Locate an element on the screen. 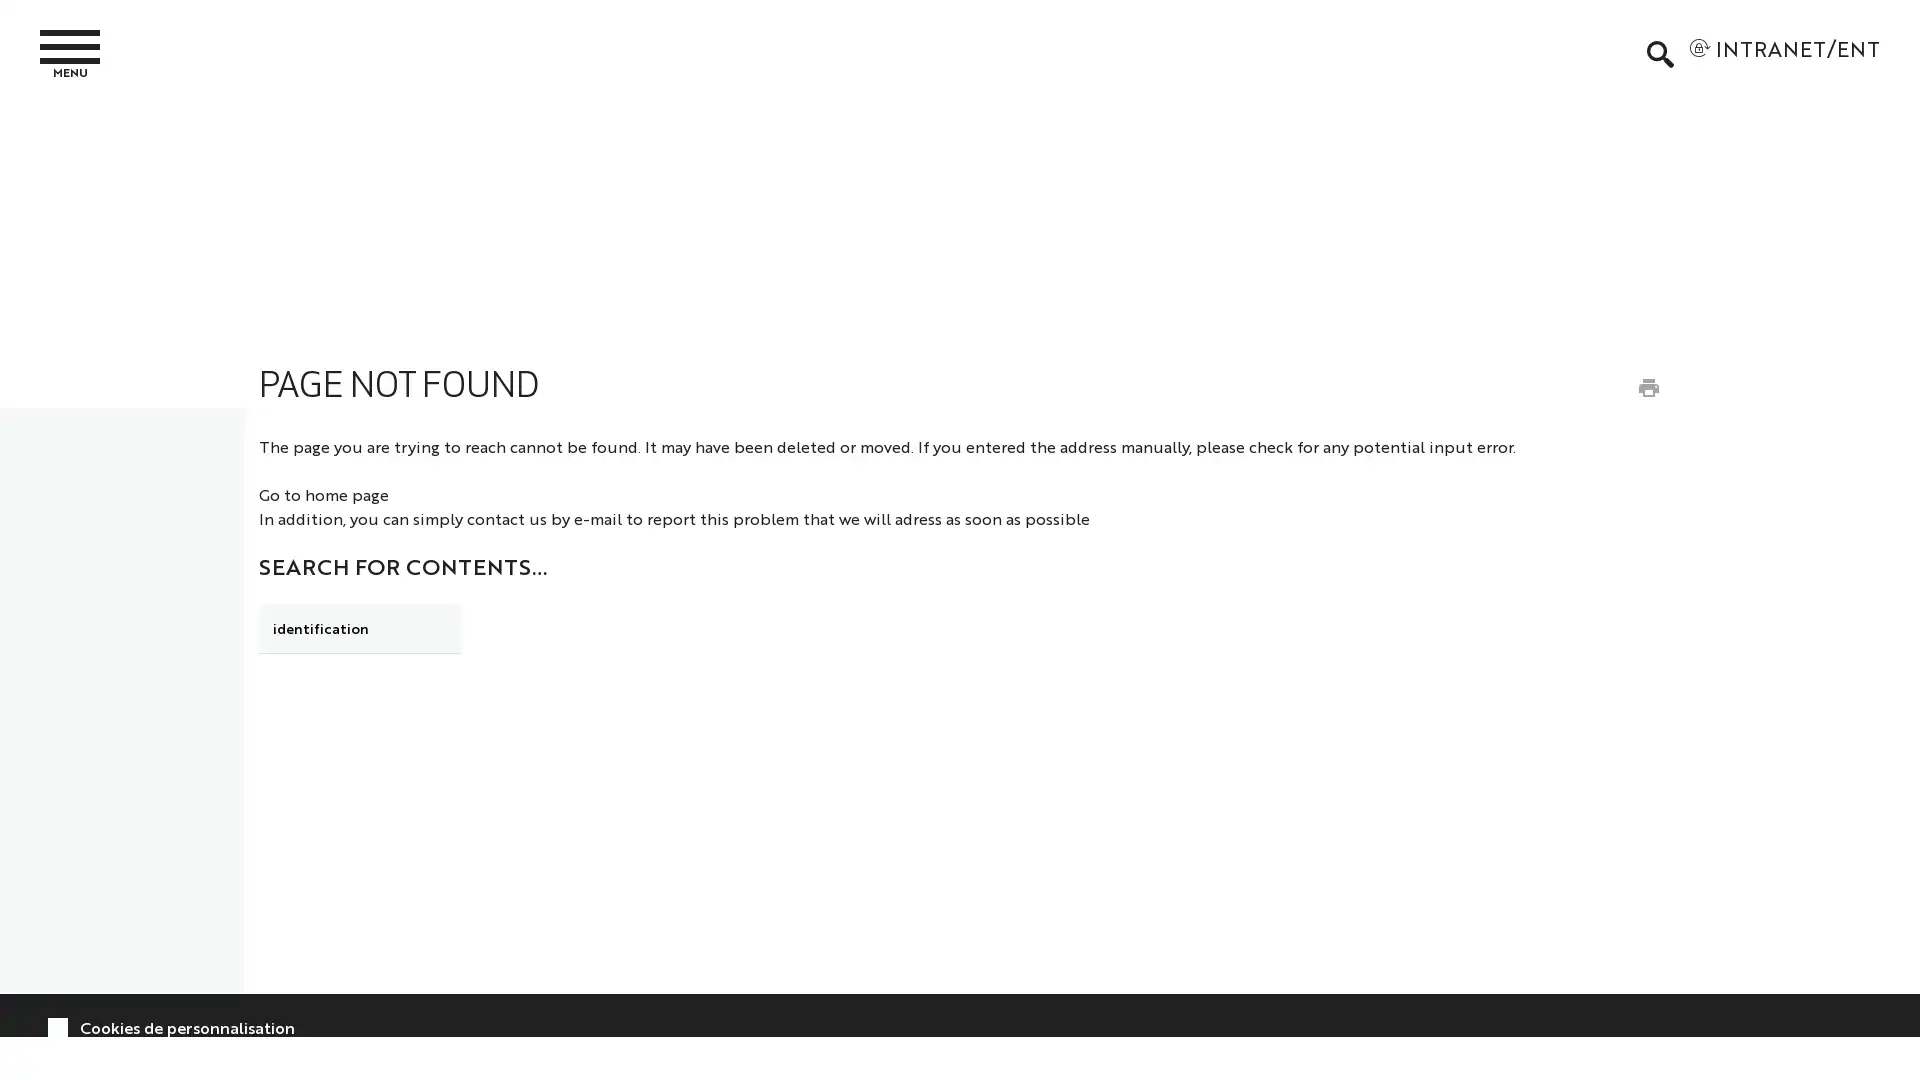 The height and width of the screenshot is (1080, 1920). Print is located at coordinates (1647, 386).